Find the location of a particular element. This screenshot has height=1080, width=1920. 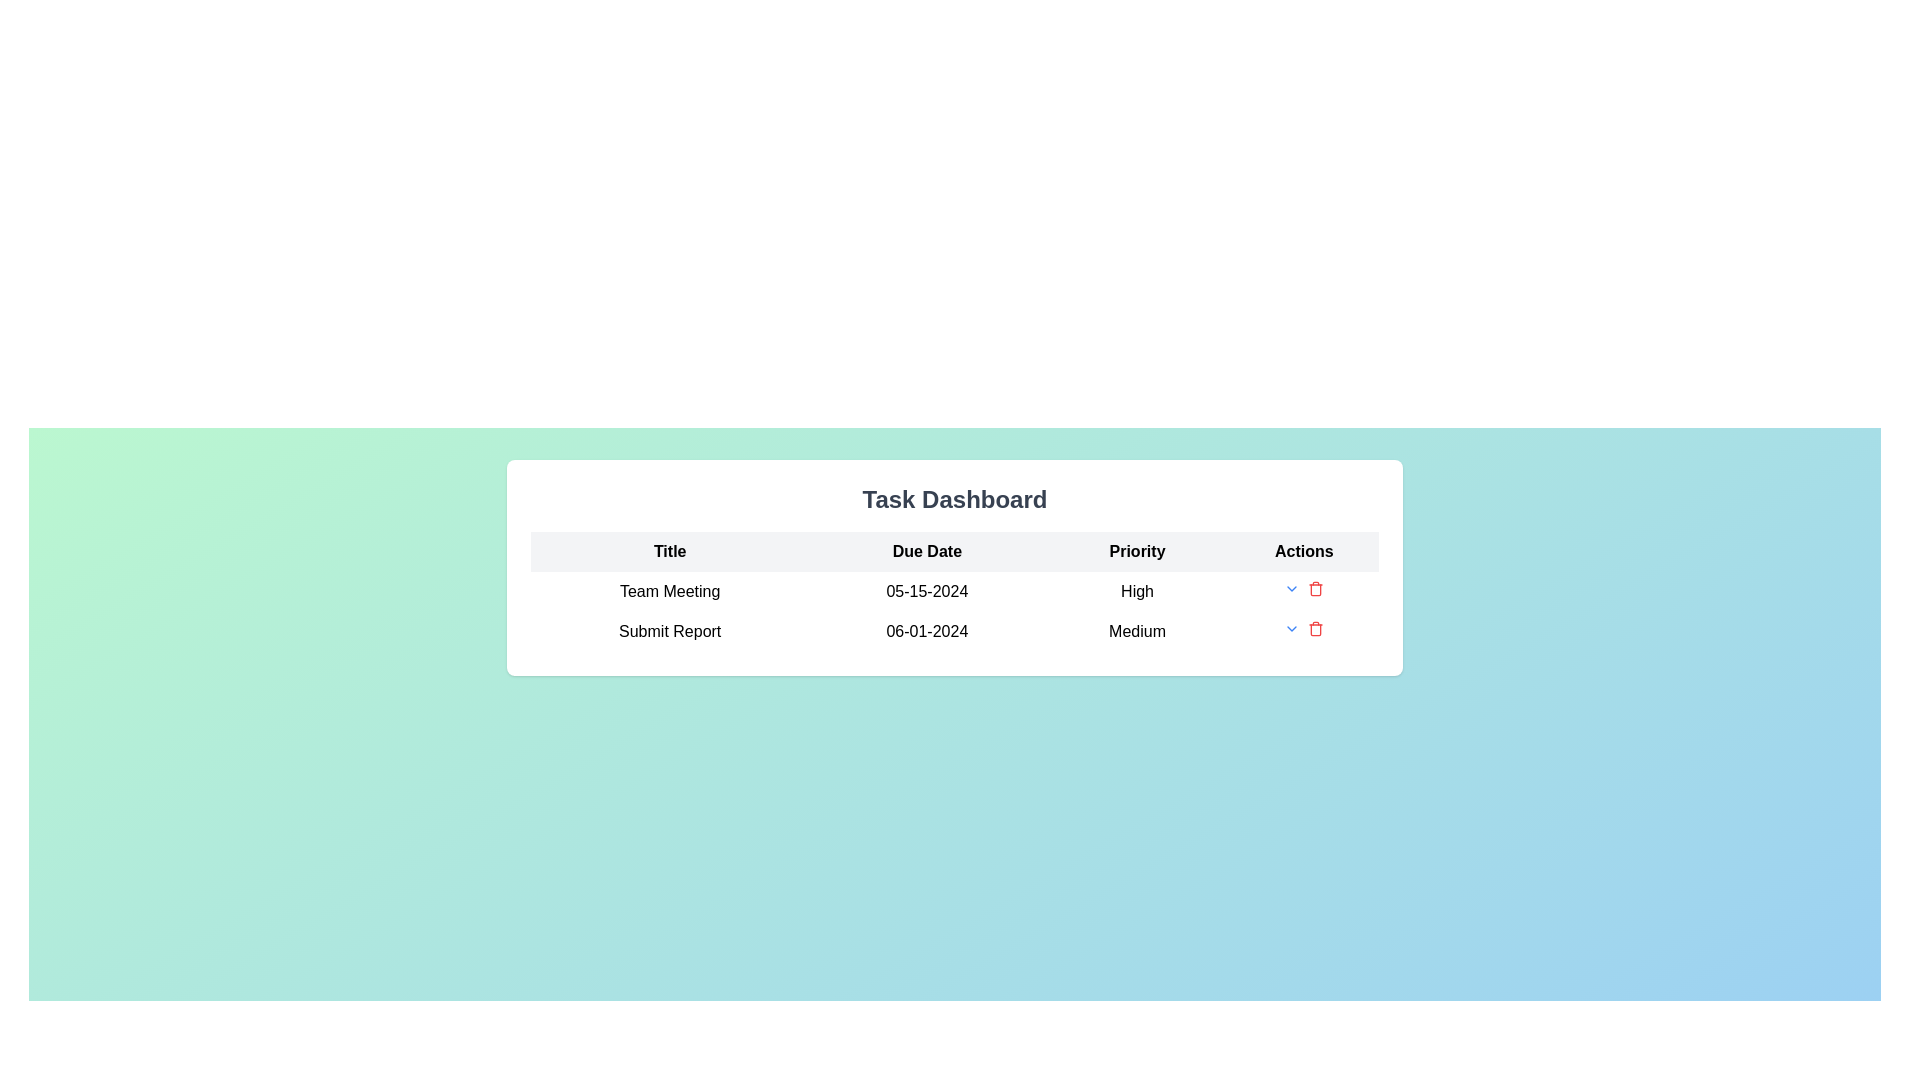

the dropdown icon in the Control group for the 'Submit Report' task is located at coordinates (1304, 632).